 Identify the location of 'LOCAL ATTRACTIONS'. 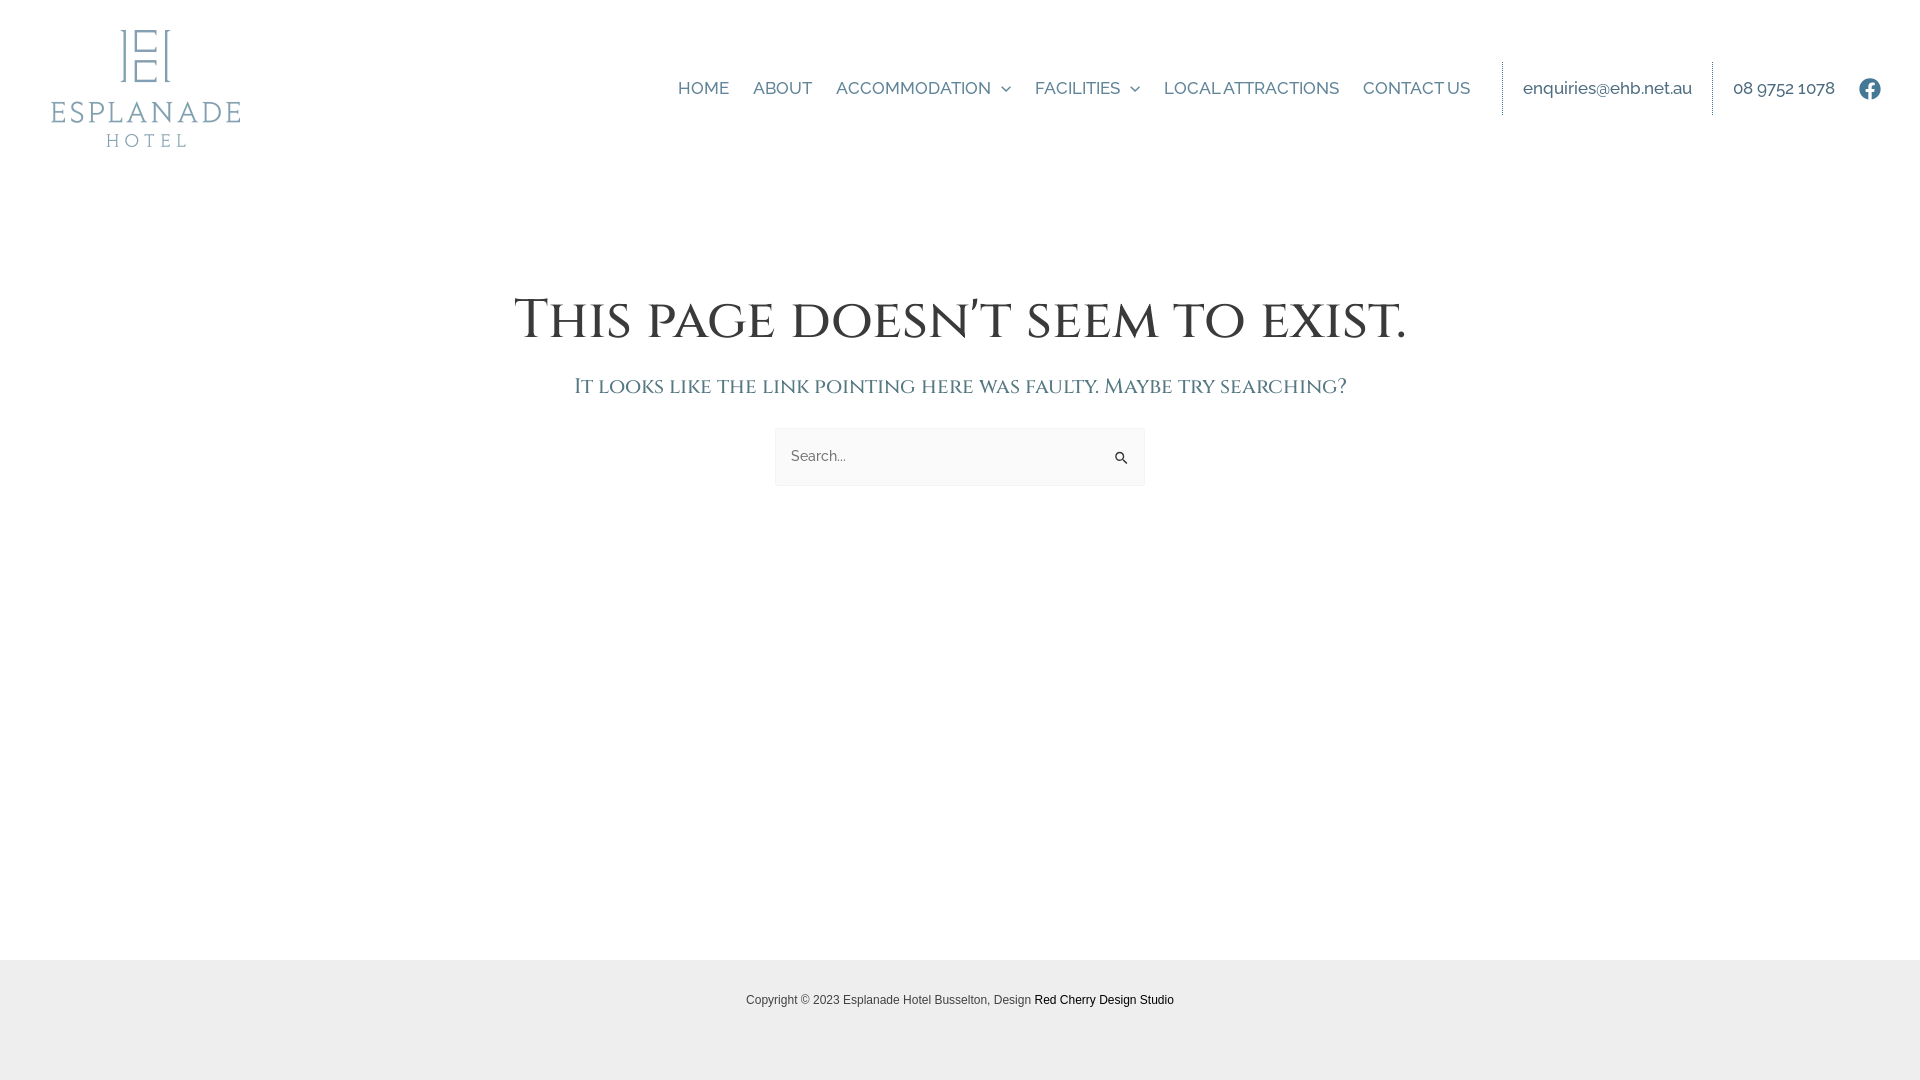
(1152, 87).